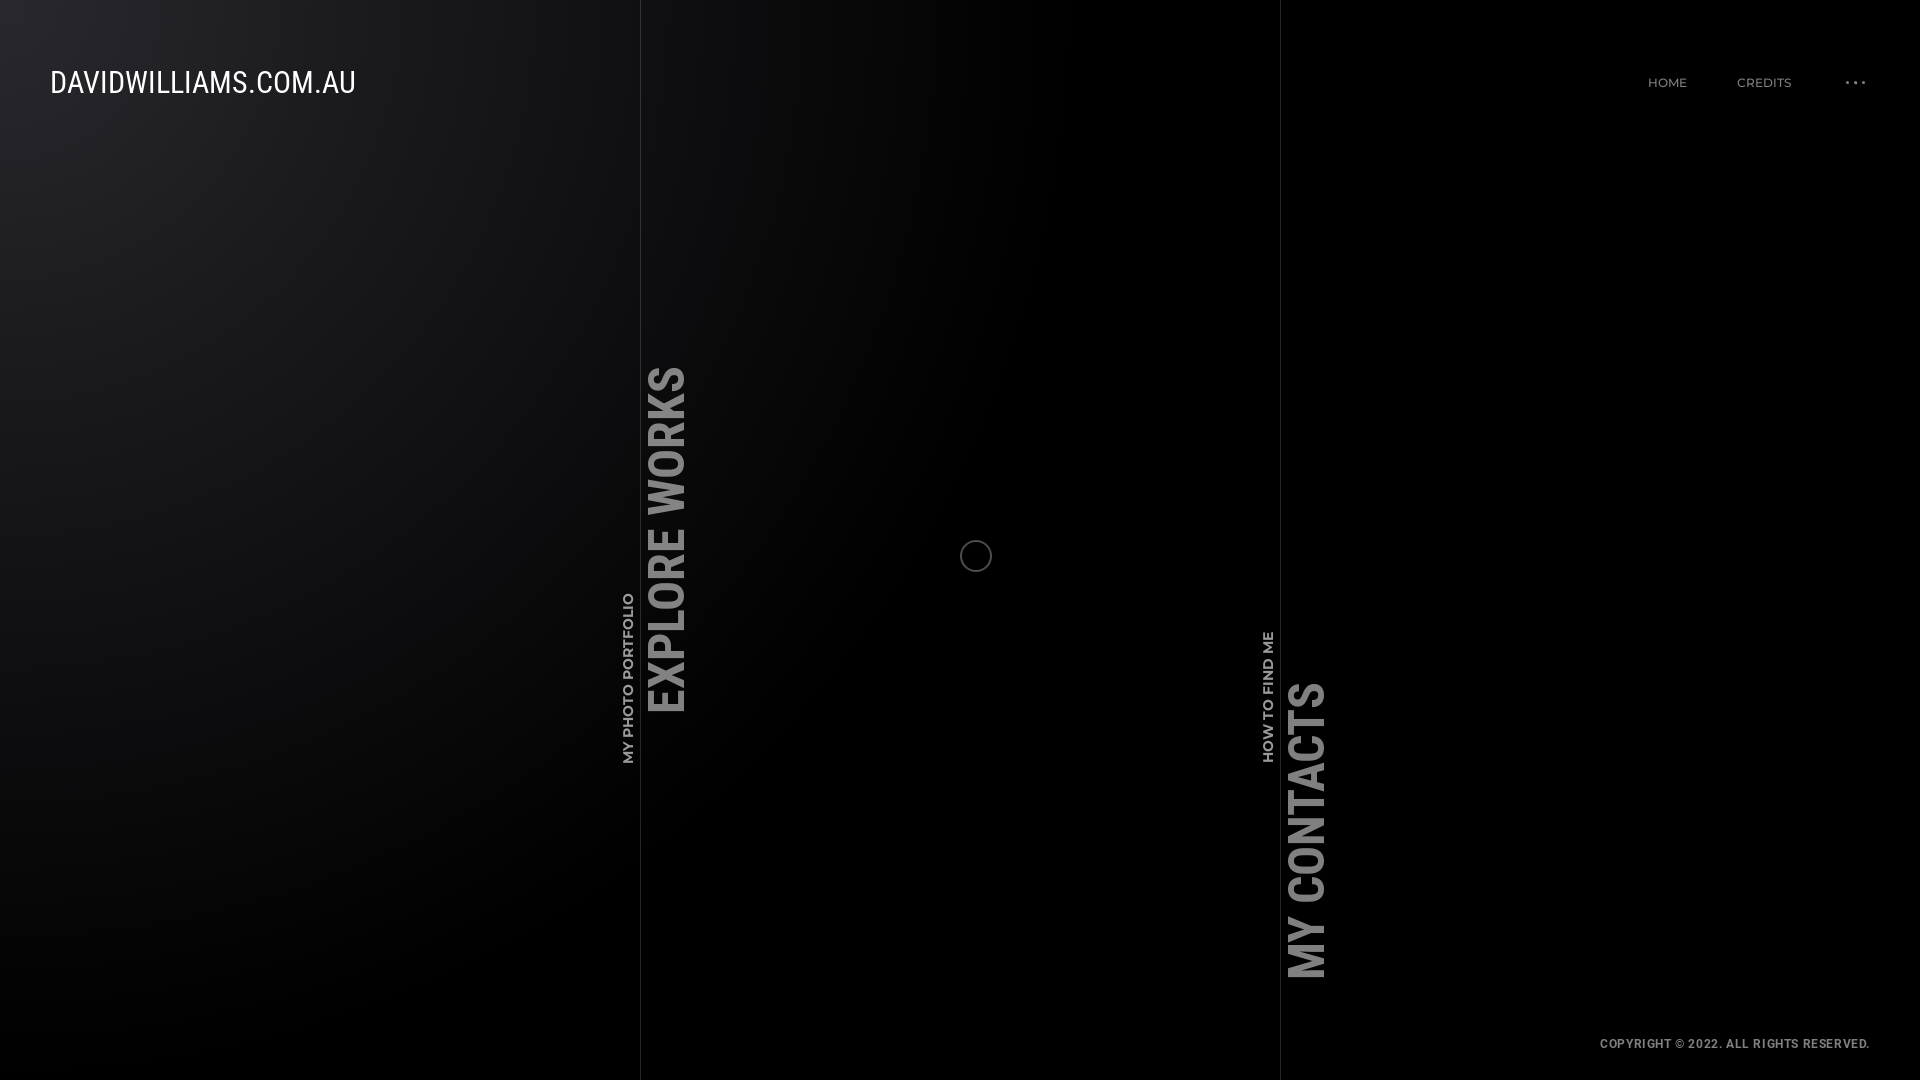 The width and height of the screenshot is (1920, 1080). I want to click on 'HOME', so click(1647, 81).